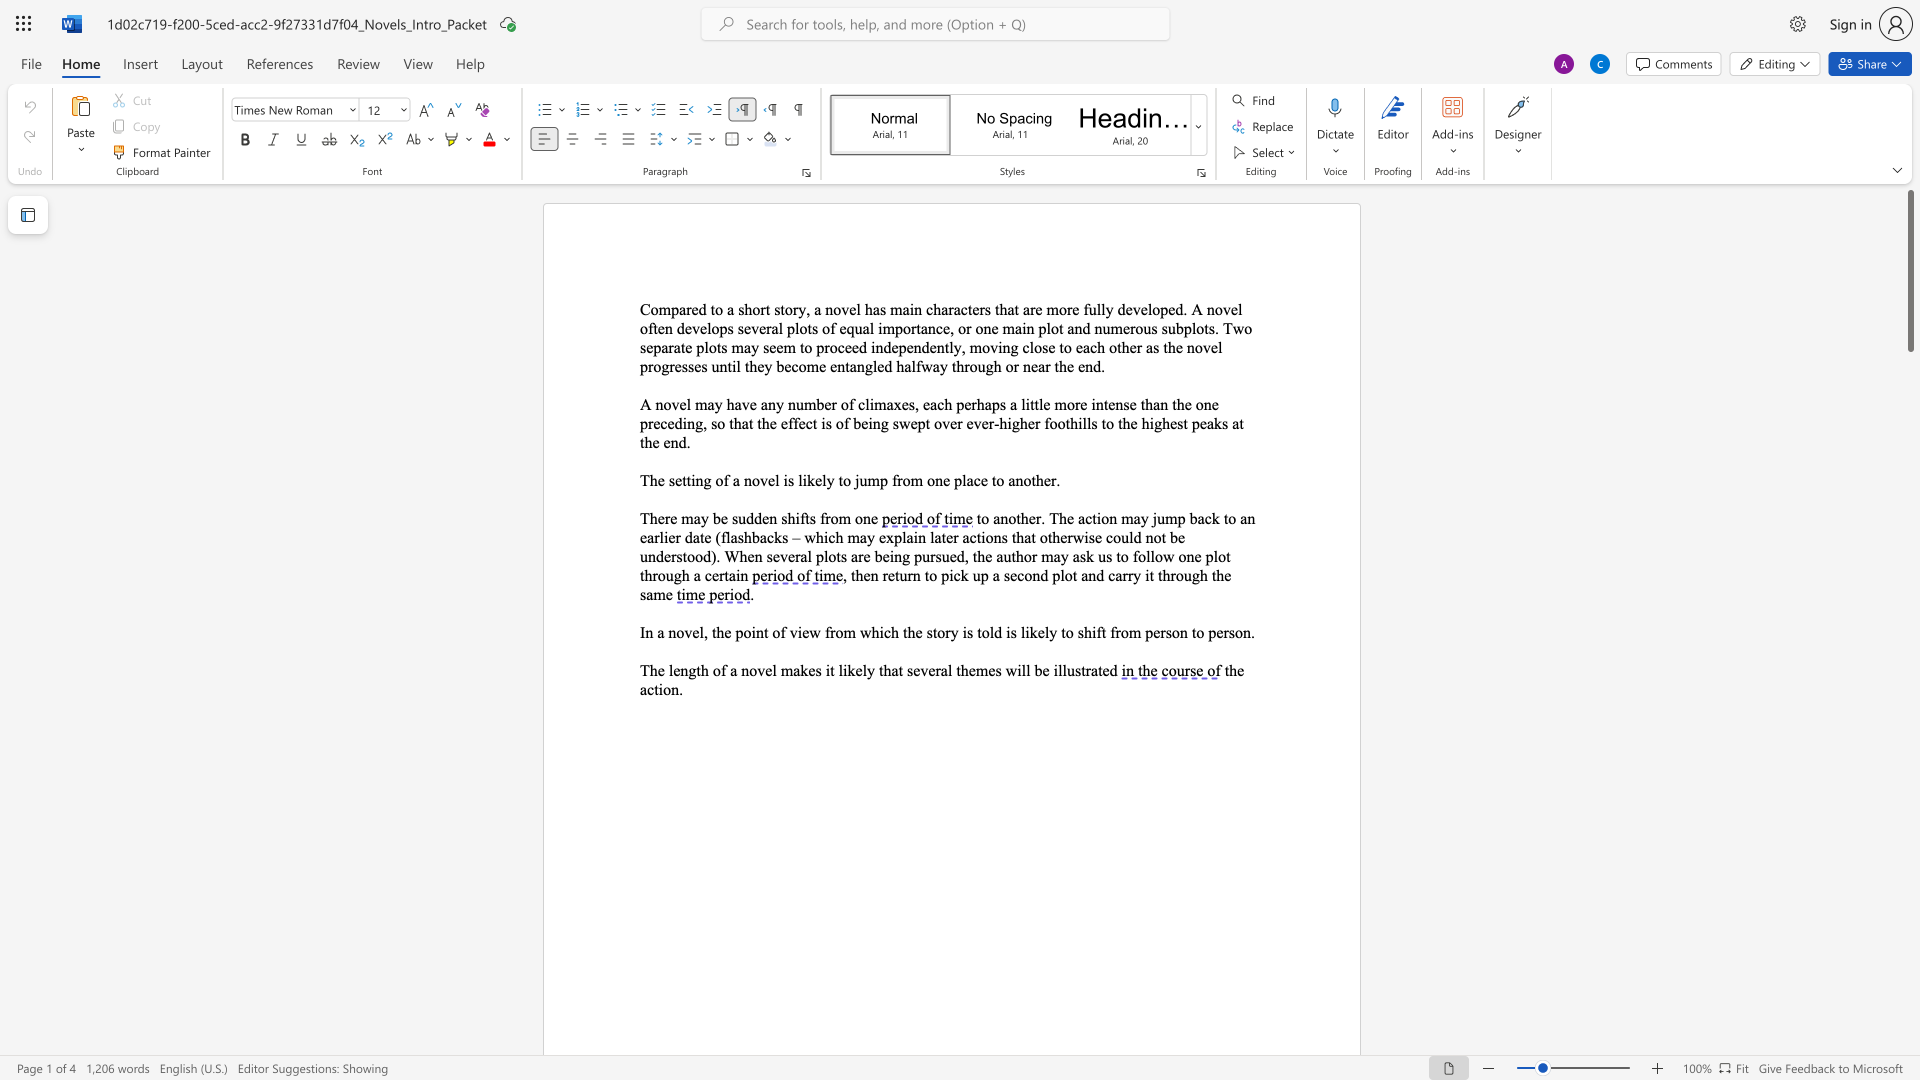 The height and width of the screenshot is (1080, 1920). Describe the element at coordinates (864, 404) in the screenshot. I see `the space between the continuous character "c" and "l" in the text` at that location.